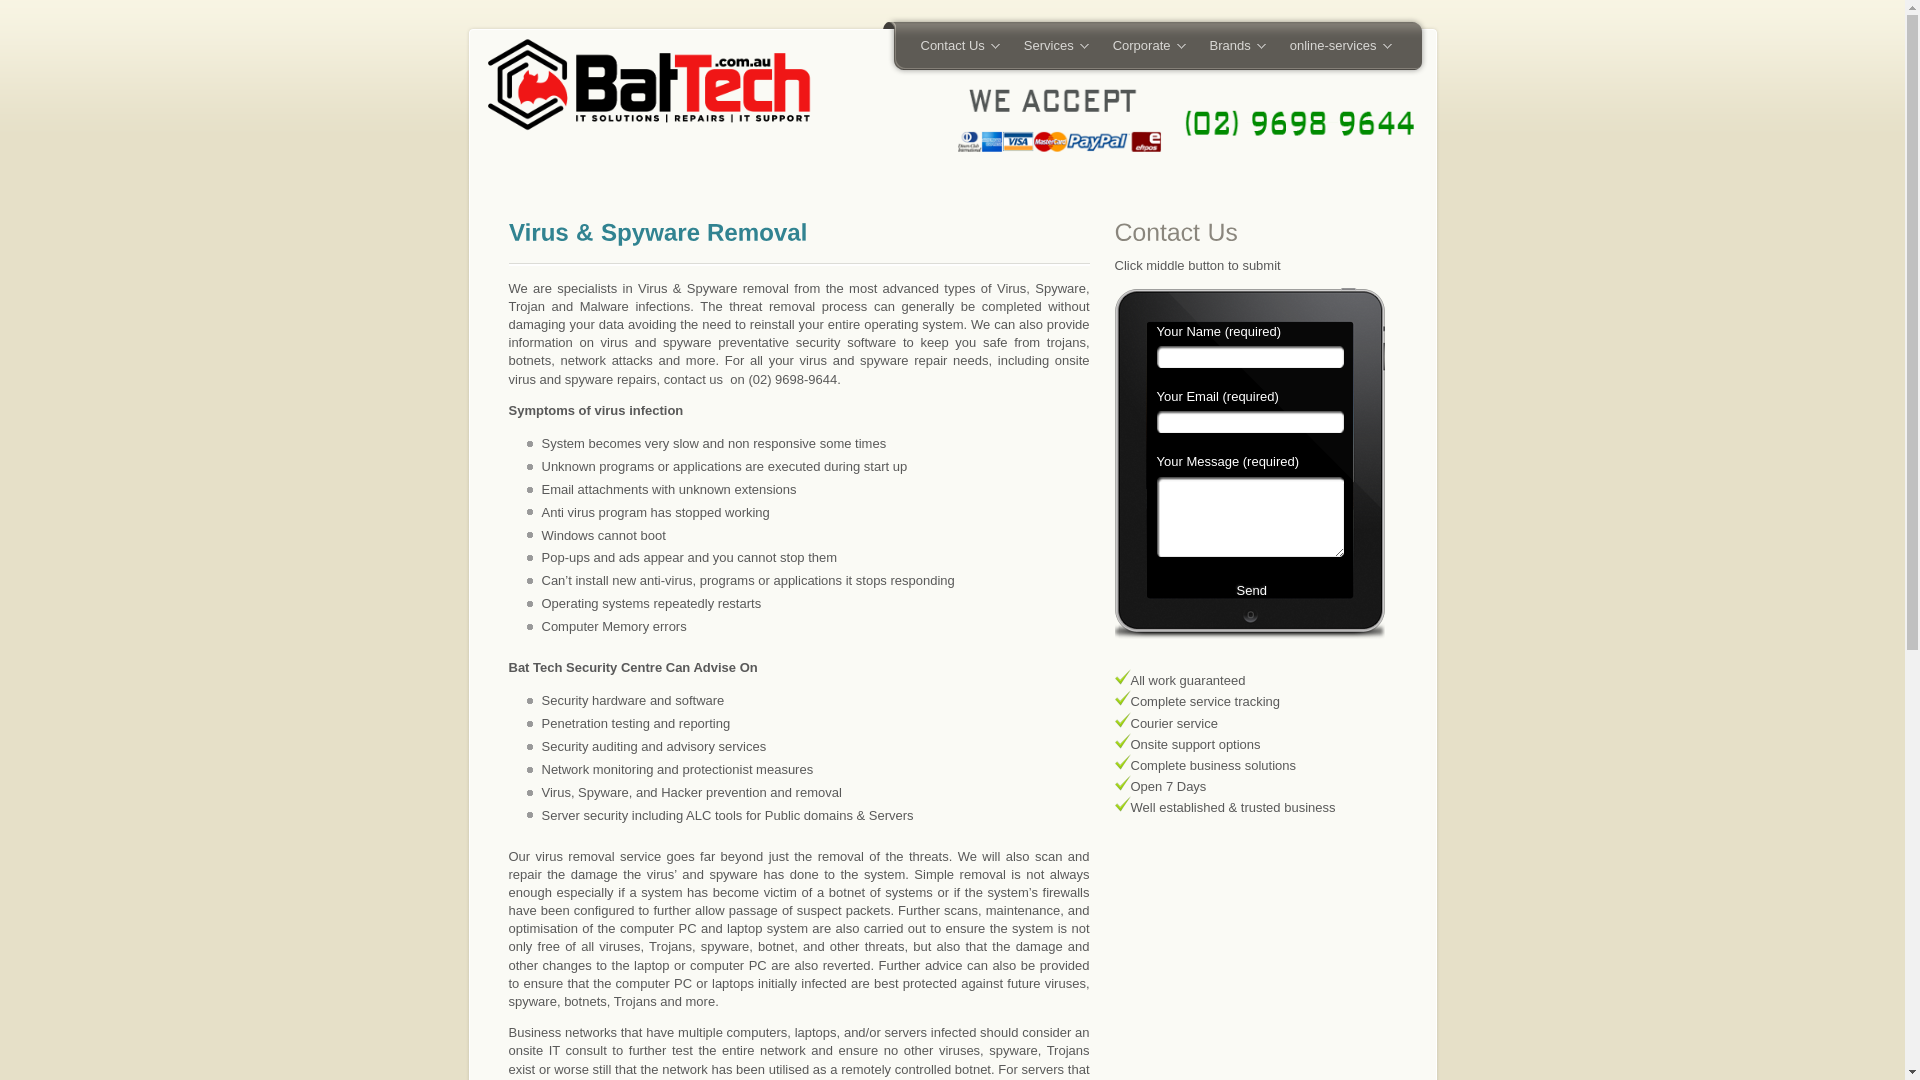 The width and height of the screenshot is (1920, 1080). Describe the element at coordinates (1247, 601) in the screenshot. I see `'Send'` at that location.